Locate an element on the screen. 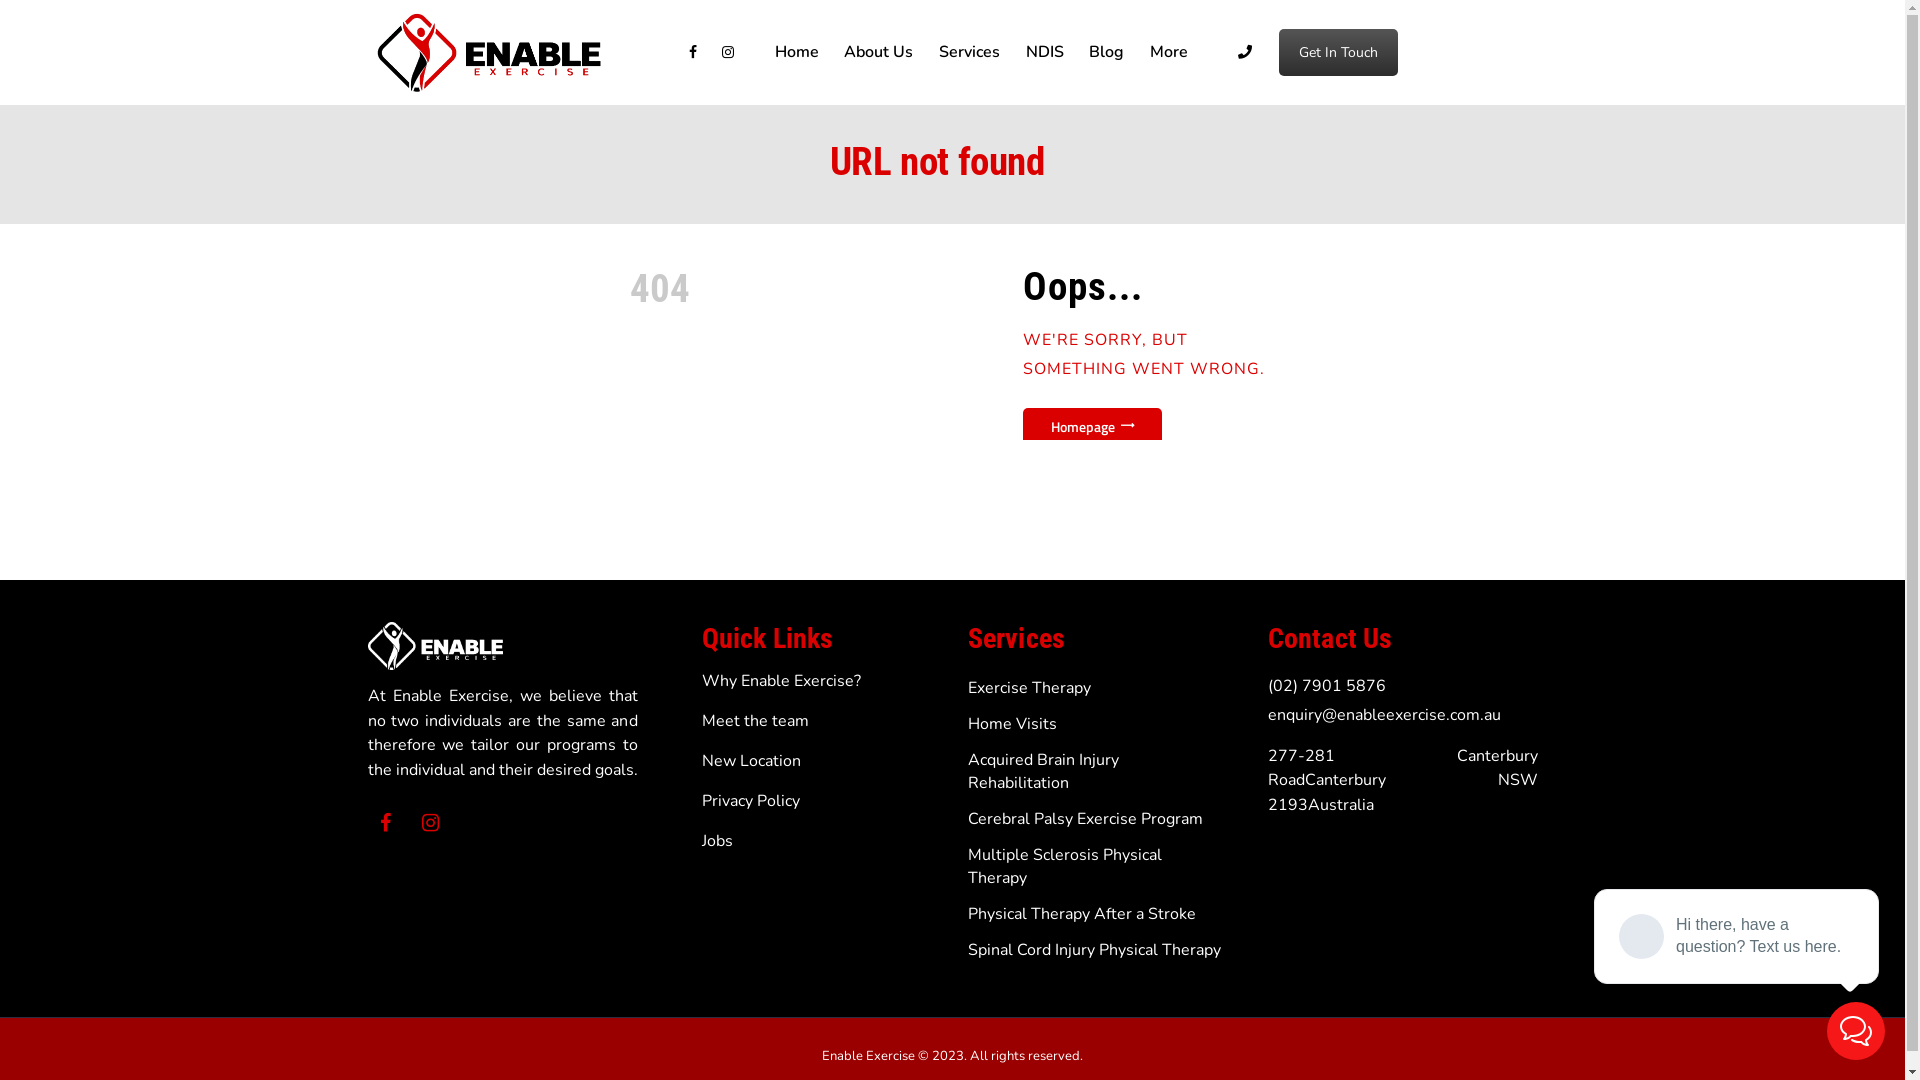 Image resolution: width=1920 pixels, height=1080 pixels. 'Meet the team' is located at coordinates (754, 721).